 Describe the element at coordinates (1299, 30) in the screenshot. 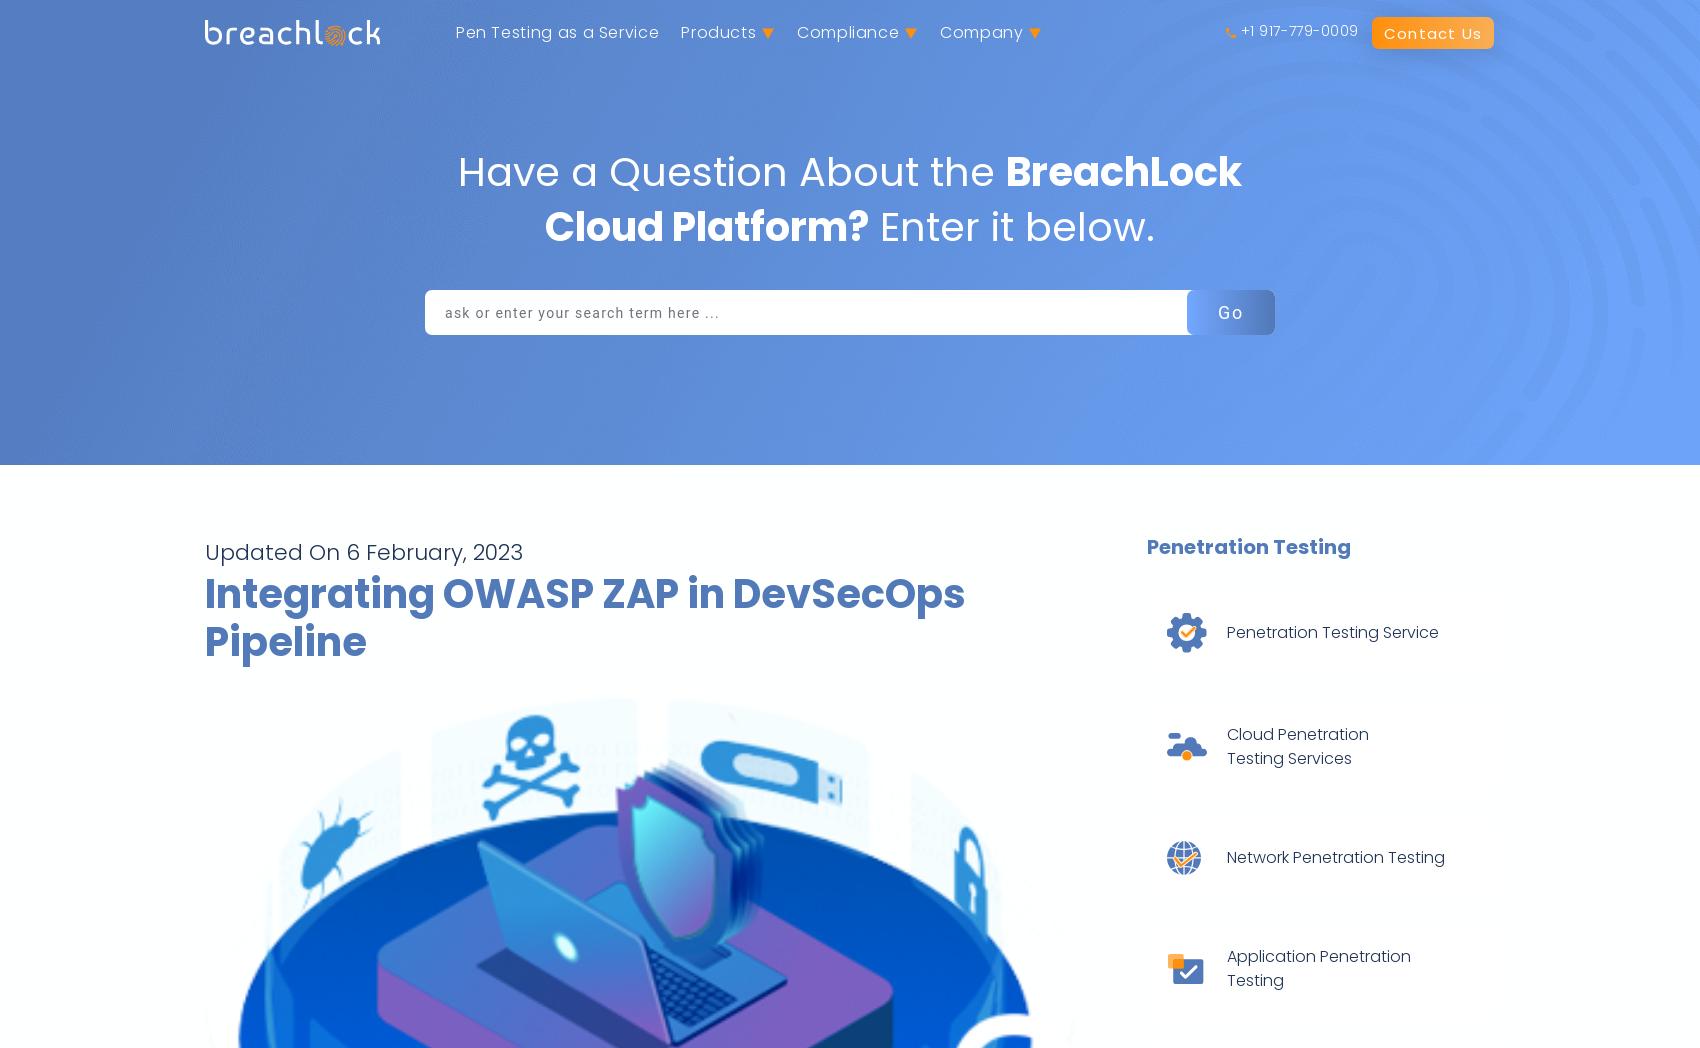

I see `'+1 917-779-0009'` at that location.